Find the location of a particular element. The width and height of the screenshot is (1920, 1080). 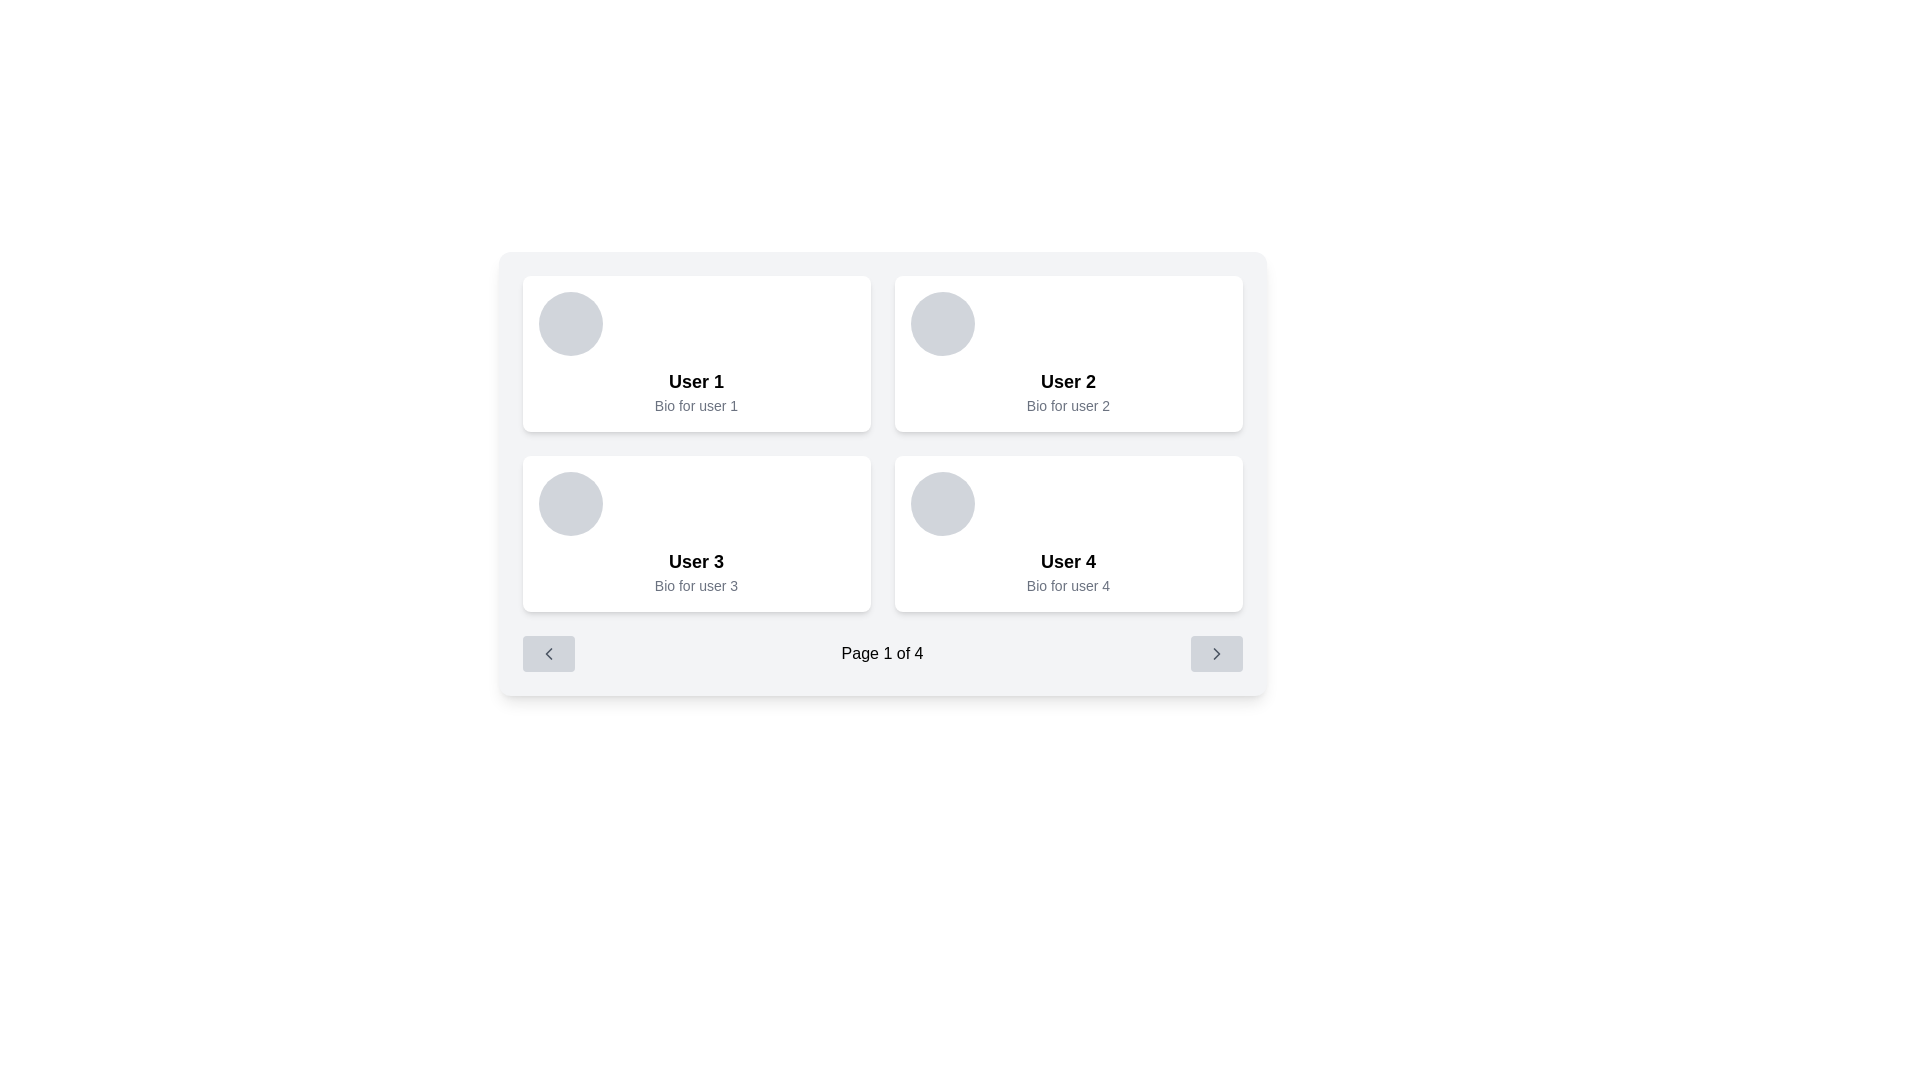

the circular avatar placeholder with a light gray background located at the top left corner of the card labeled 'User 2' is located at coordinates (941, 323).